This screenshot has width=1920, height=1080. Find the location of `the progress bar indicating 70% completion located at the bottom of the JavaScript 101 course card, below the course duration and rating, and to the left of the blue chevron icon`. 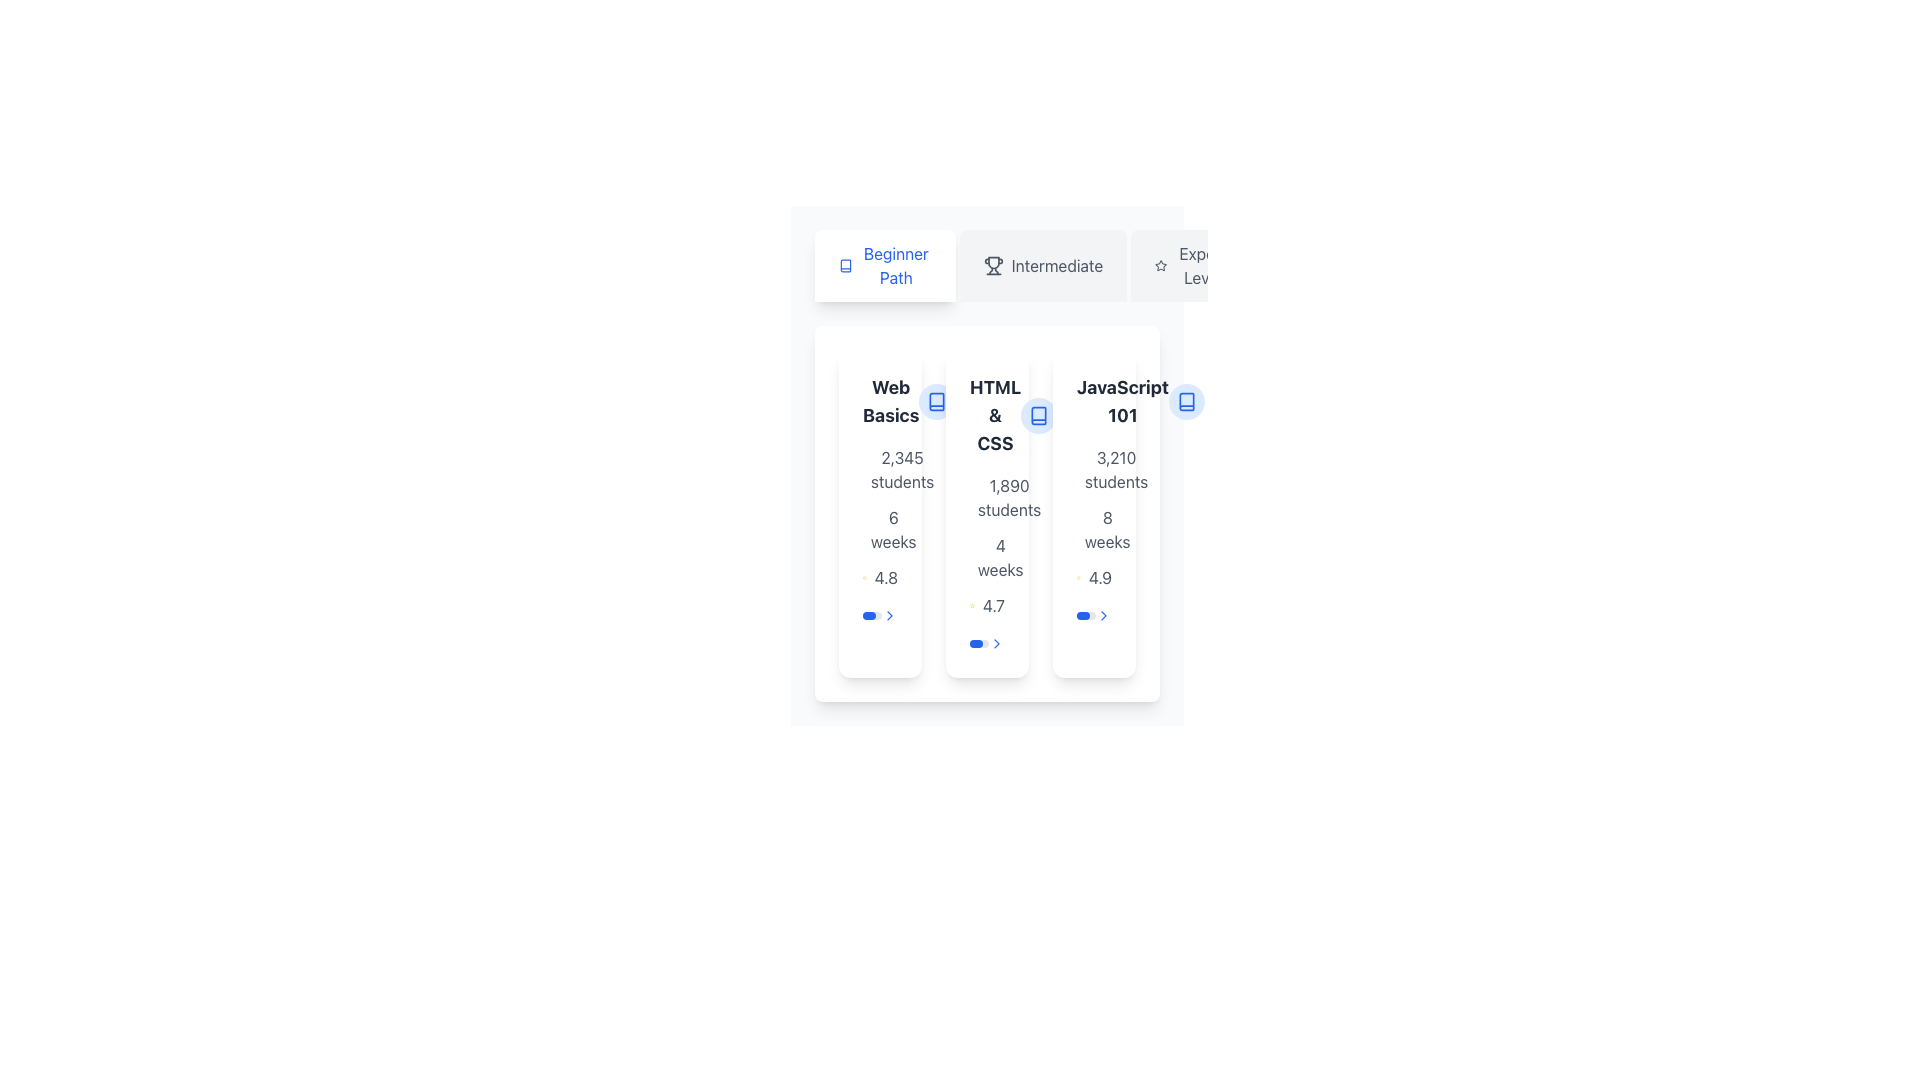

the progress bar indicating 70% completion located at the bottom of the JavaScript 101 course card, below the course duration and rating, and to the left of the blue chevron icon is located at coordinates (1085, 615).